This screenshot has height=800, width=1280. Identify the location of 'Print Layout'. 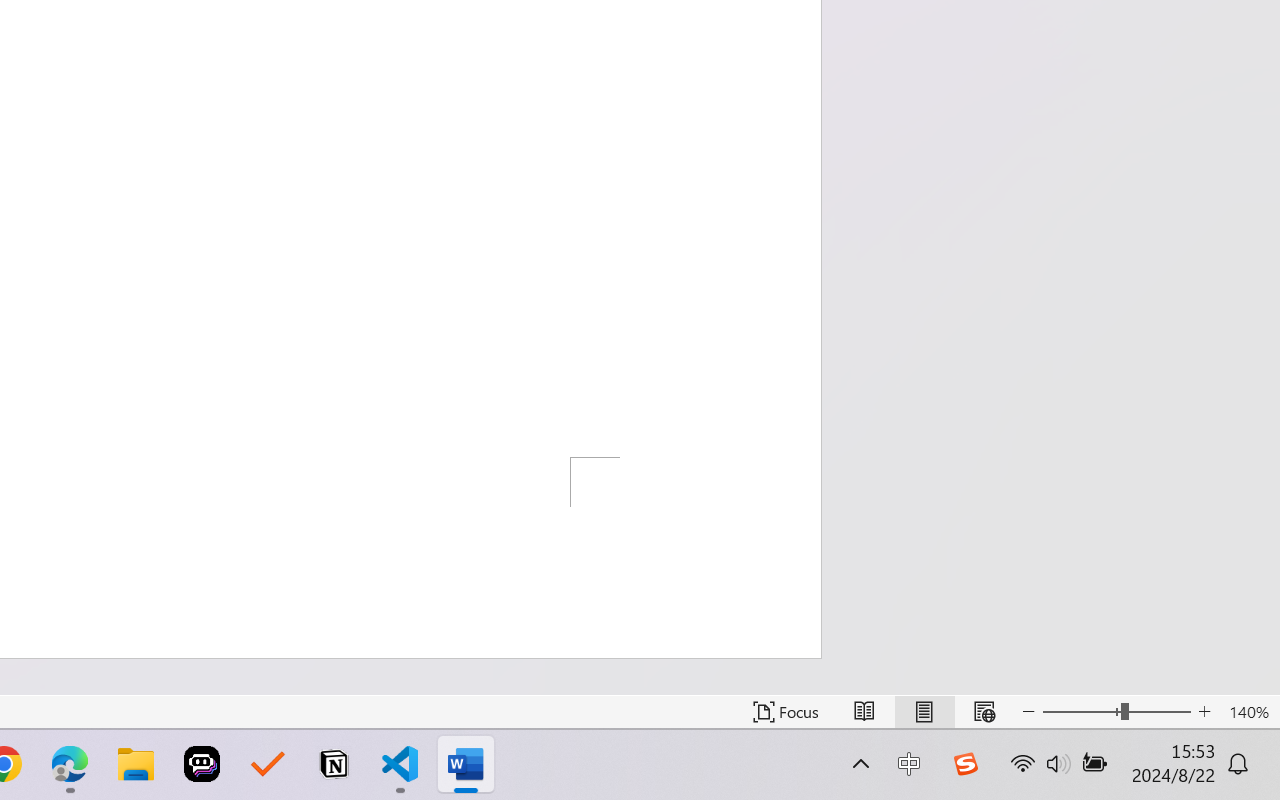
(923, 711).